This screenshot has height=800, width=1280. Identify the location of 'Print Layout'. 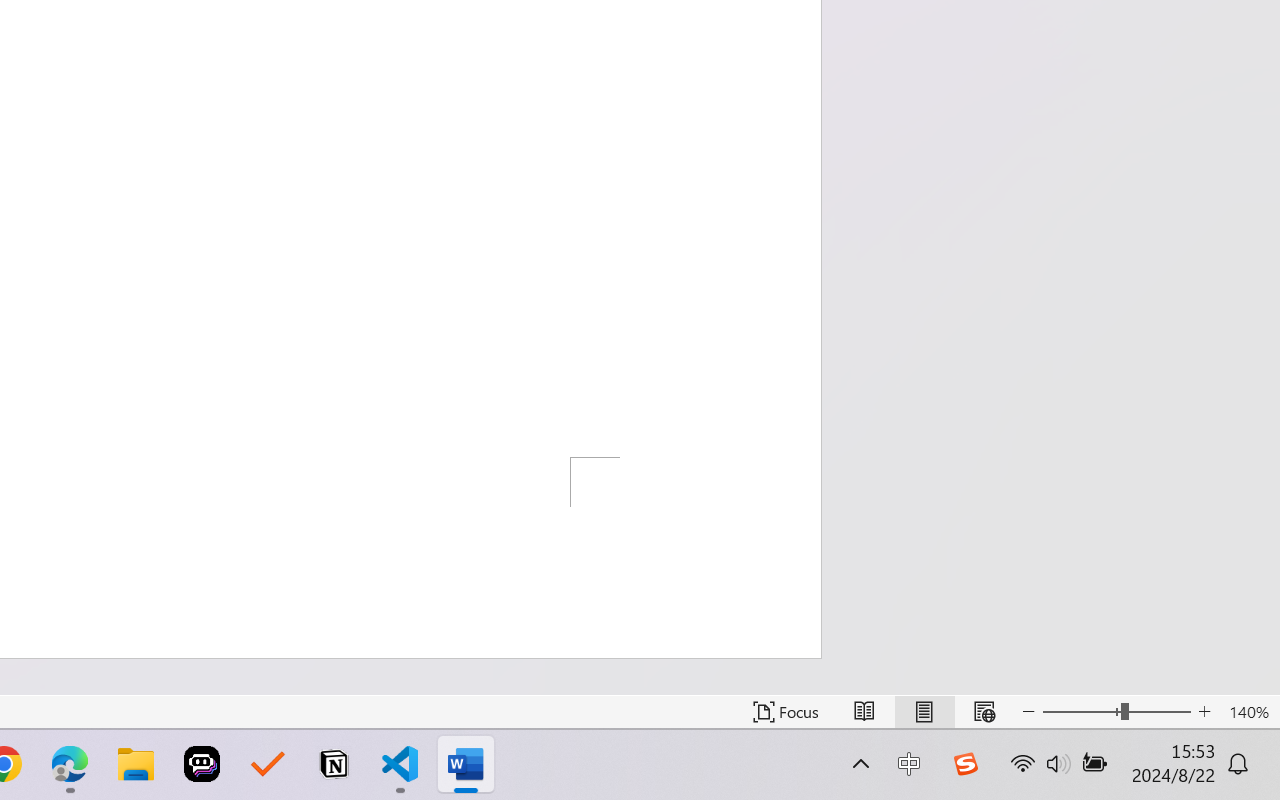
(923, 711).